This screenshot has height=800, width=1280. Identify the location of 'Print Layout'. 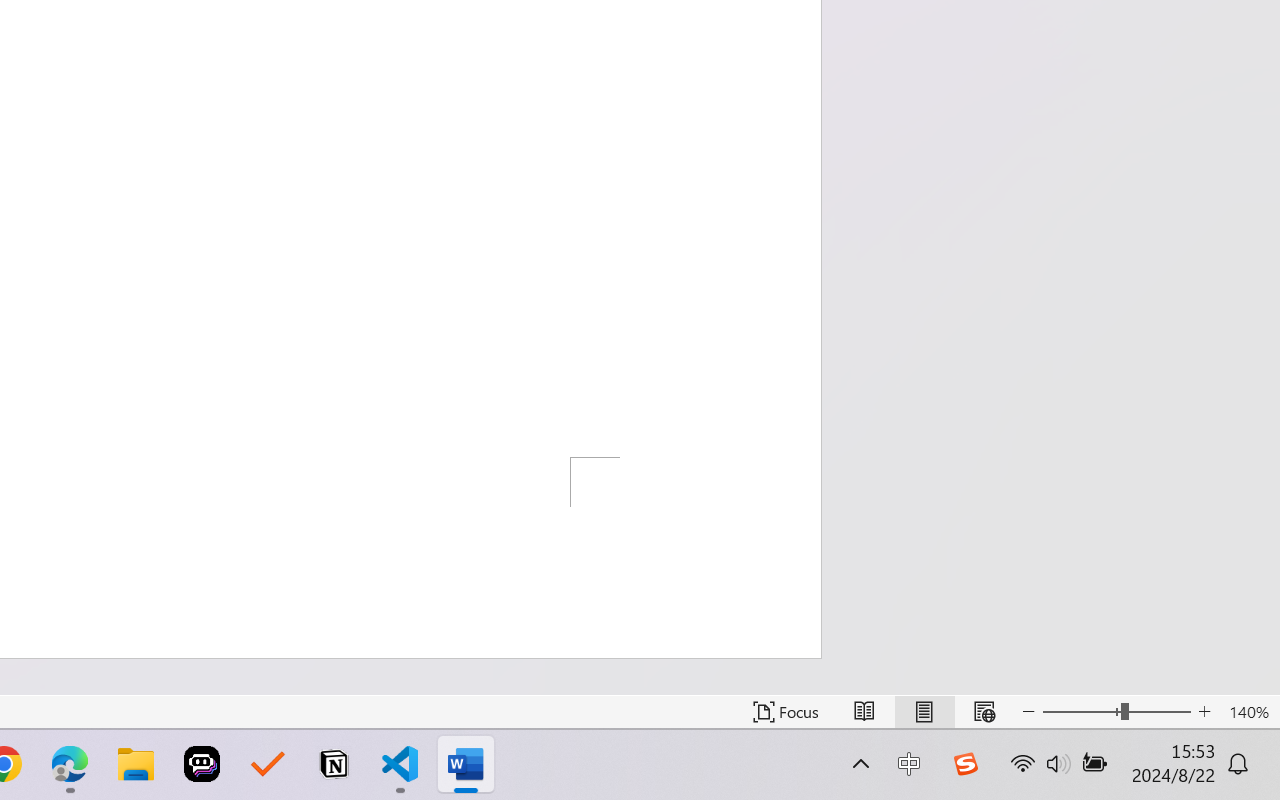
(923, 711).